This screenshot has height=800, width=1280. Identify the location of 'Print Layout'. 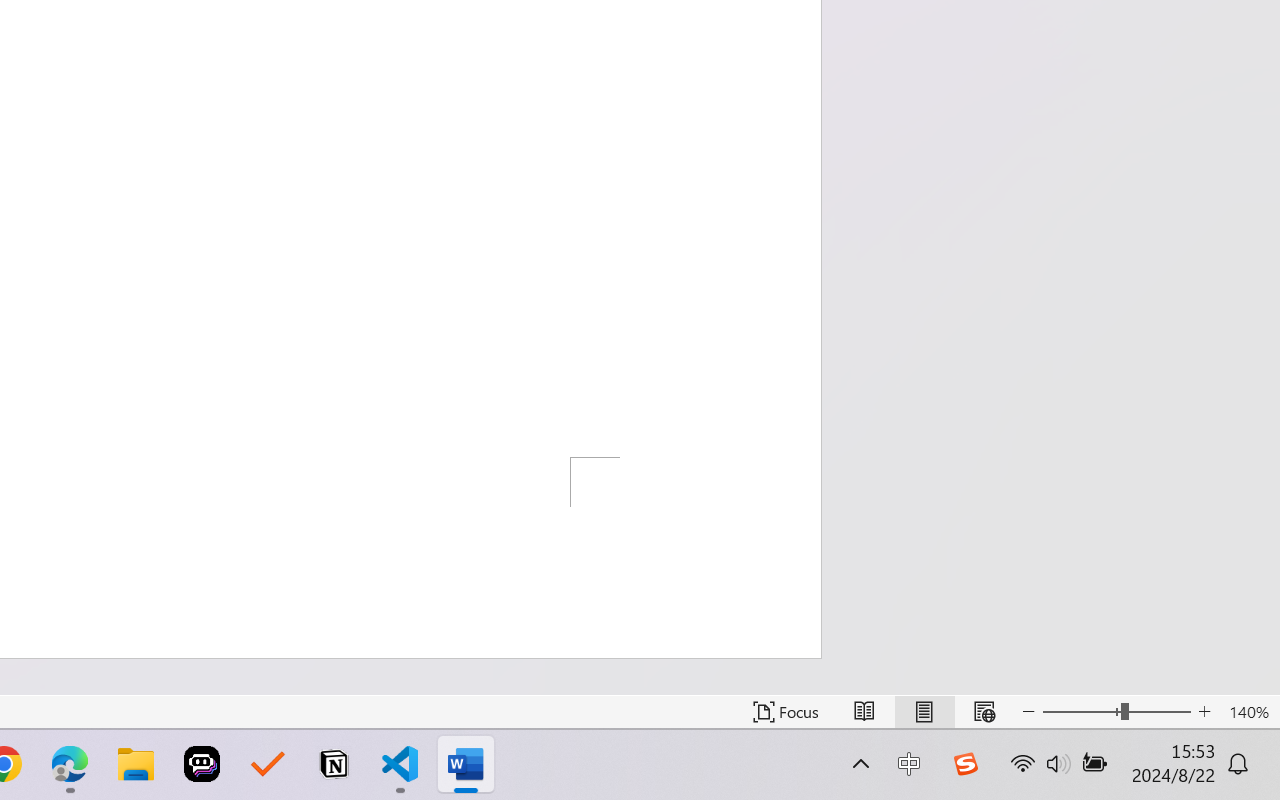
(923, 711).